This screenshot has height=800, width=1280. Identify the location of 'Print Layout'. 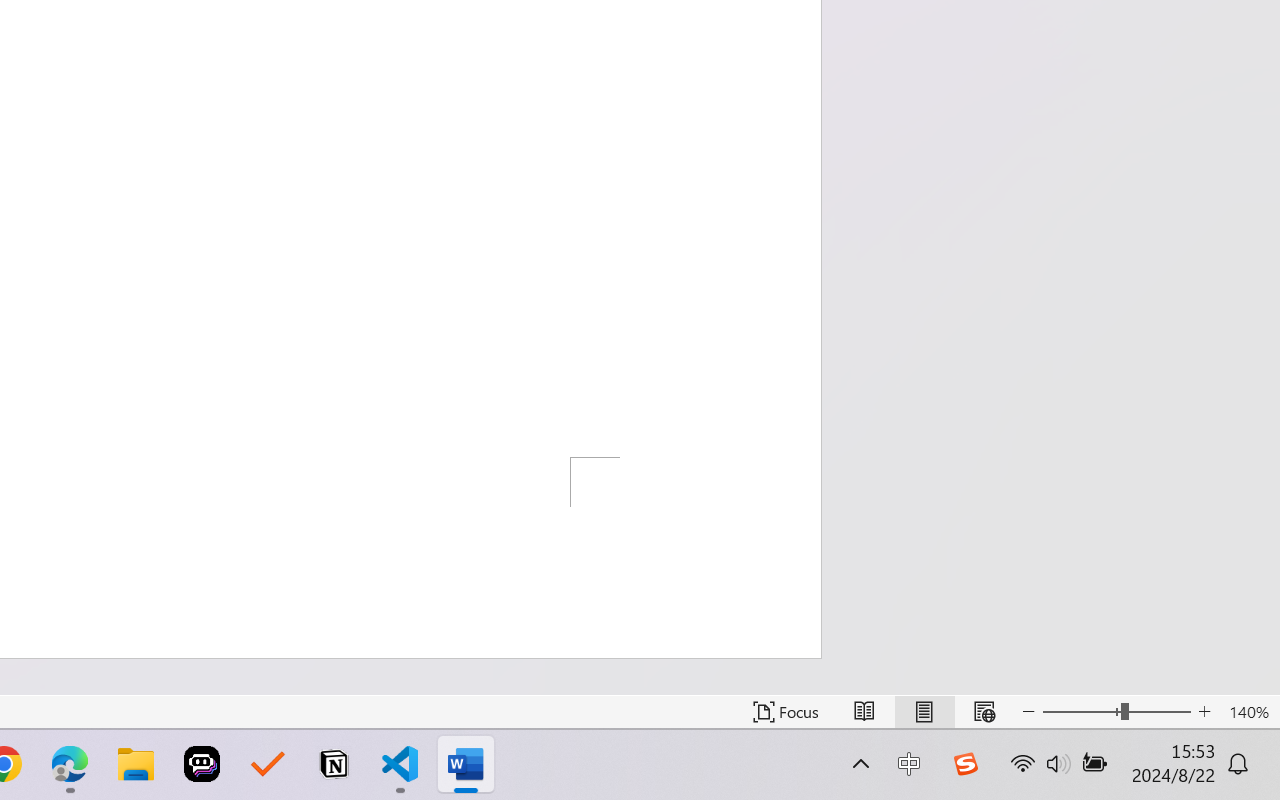
(923, 711).